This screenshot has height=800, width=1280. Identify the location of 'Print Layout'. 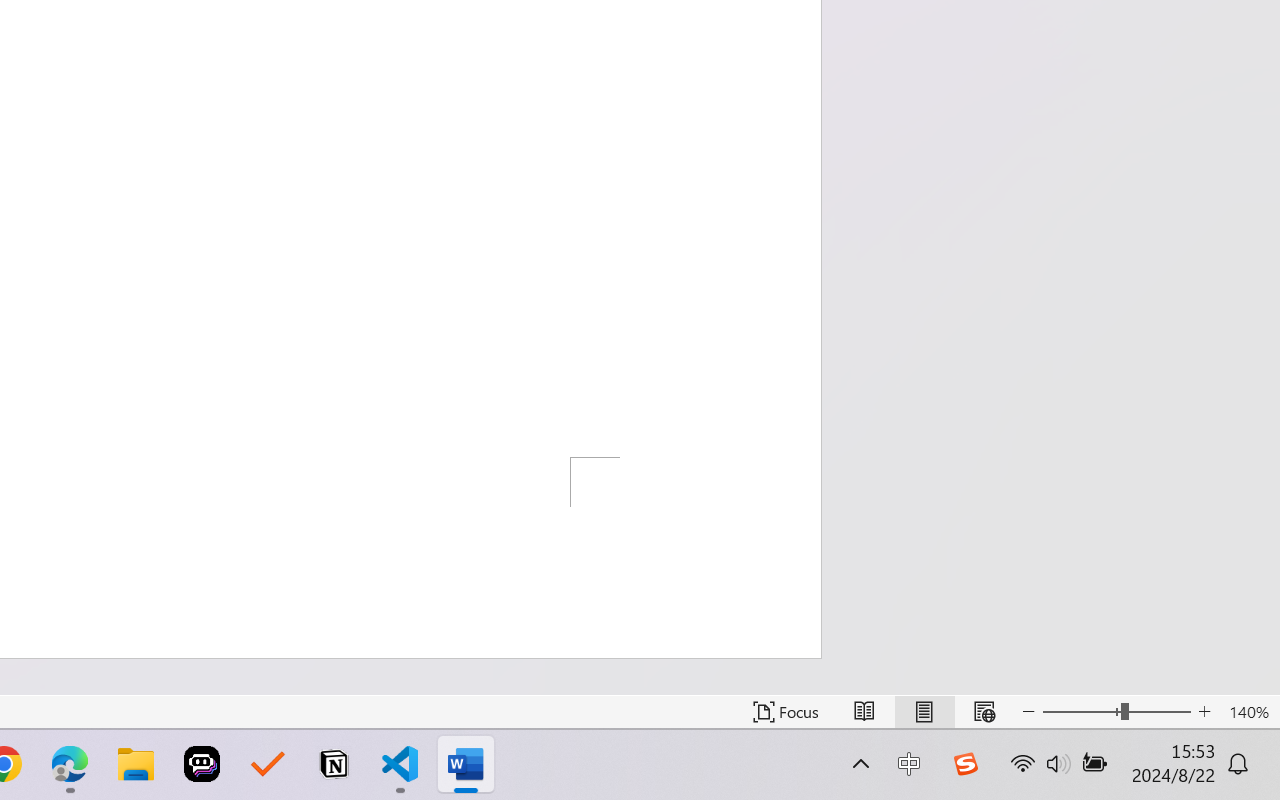
(923, 711).